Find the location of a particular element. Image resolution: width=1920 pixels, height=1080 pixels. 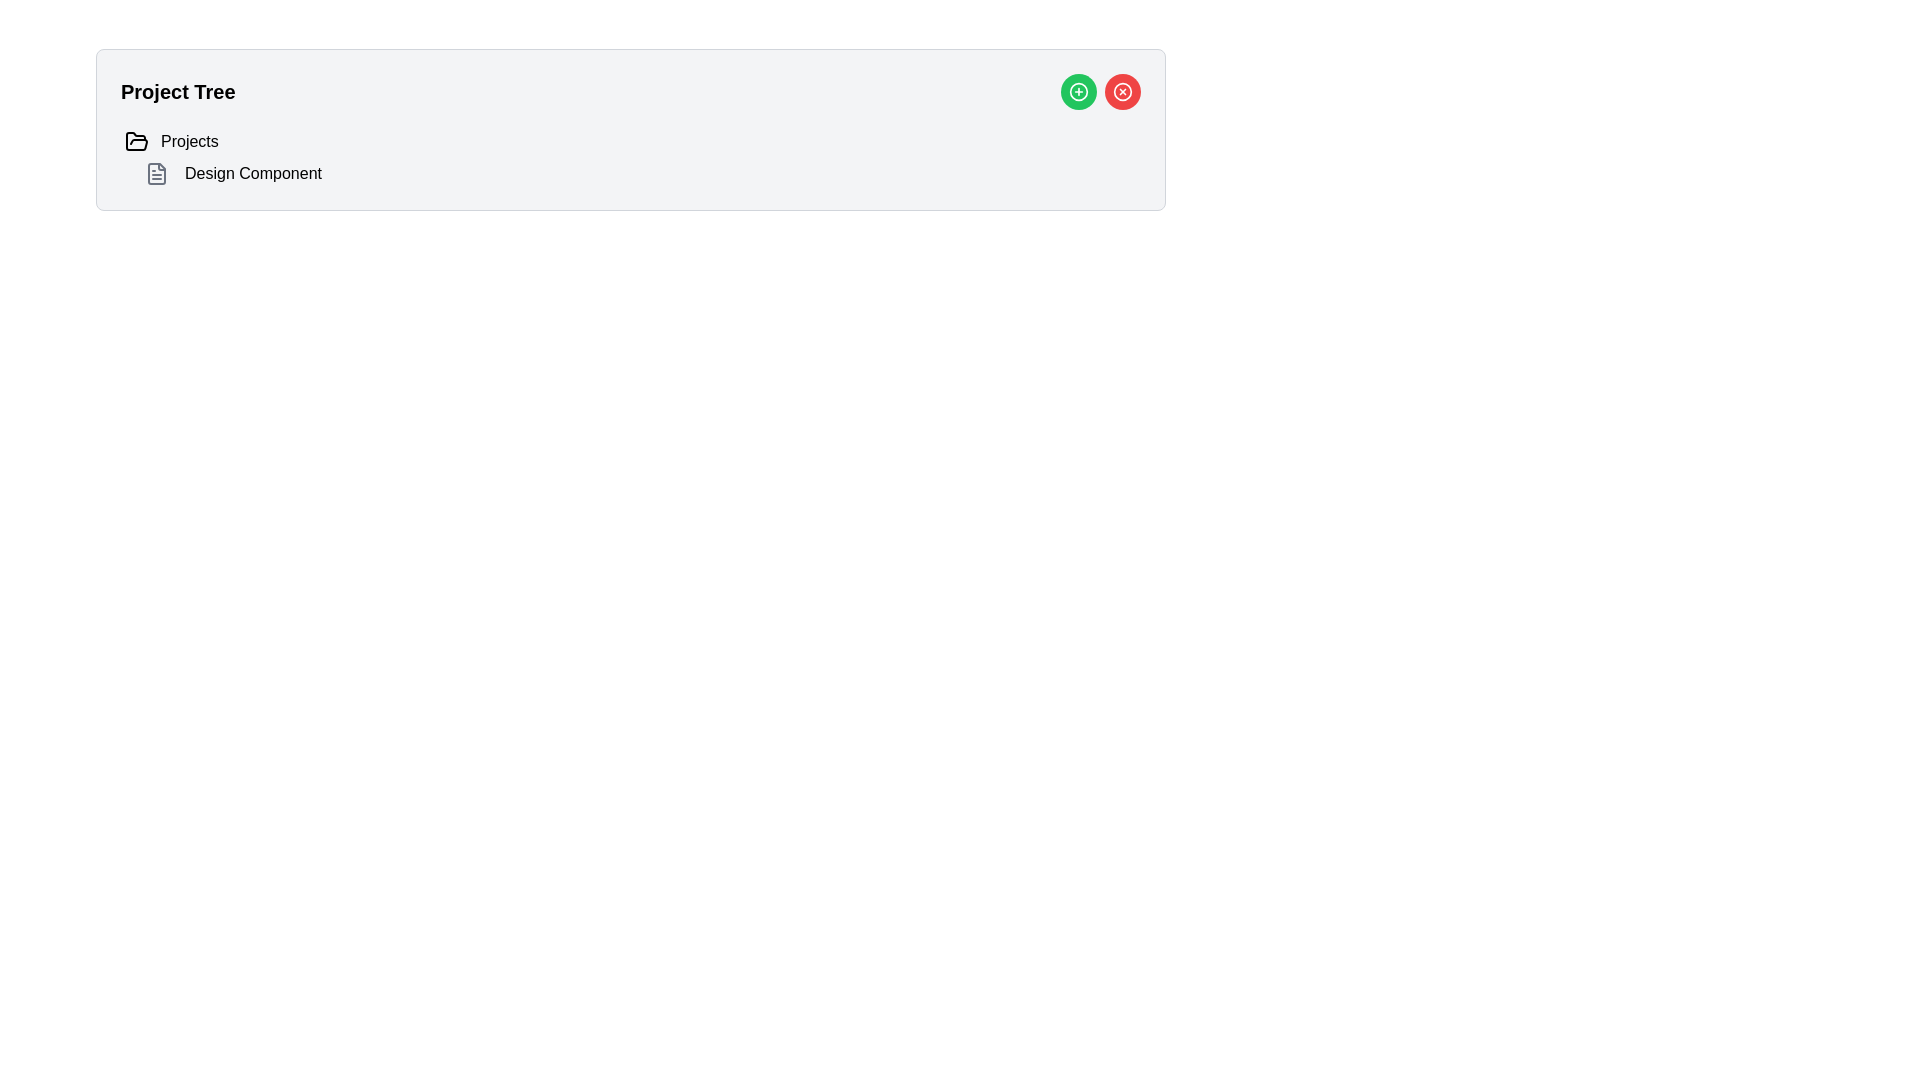

the green circular button with a white plus icon located at the top-right corner of the 'Project Tree' panel is located at coordinates (1078, 92).